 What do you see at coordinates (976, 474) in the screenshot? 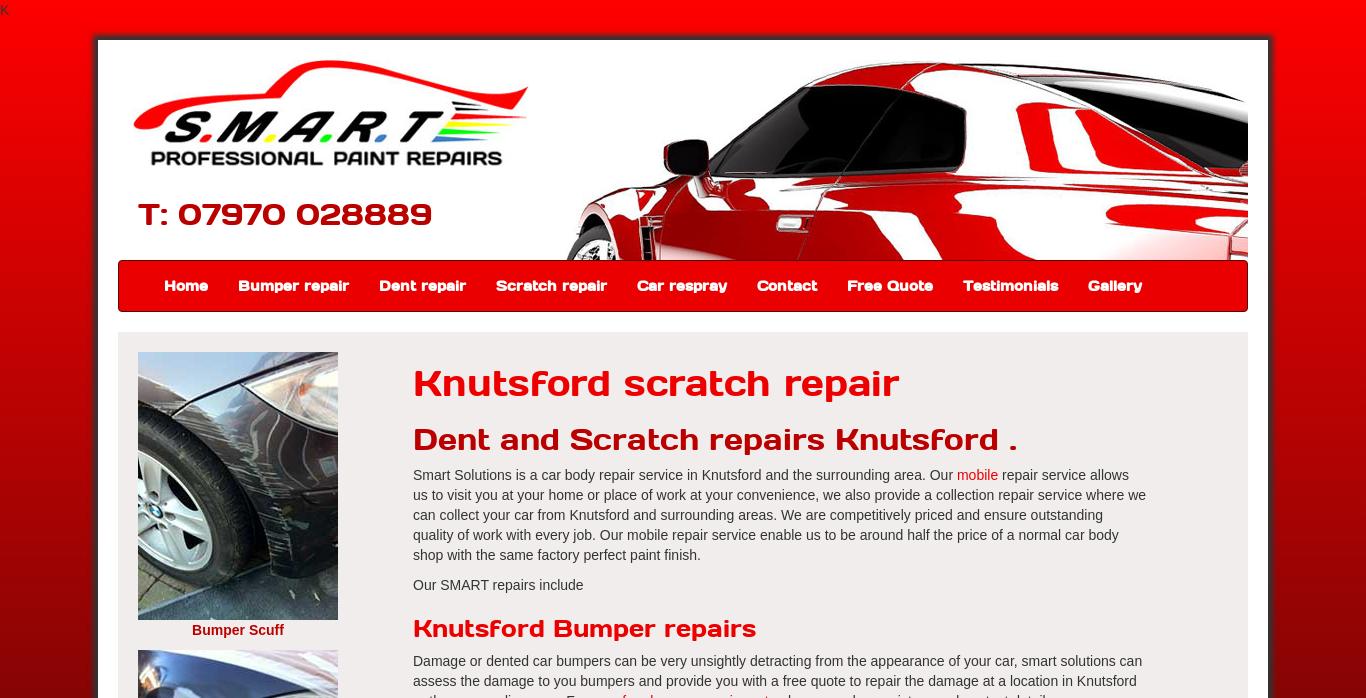
I see `'mobile'` at bounding box center [976, 474].